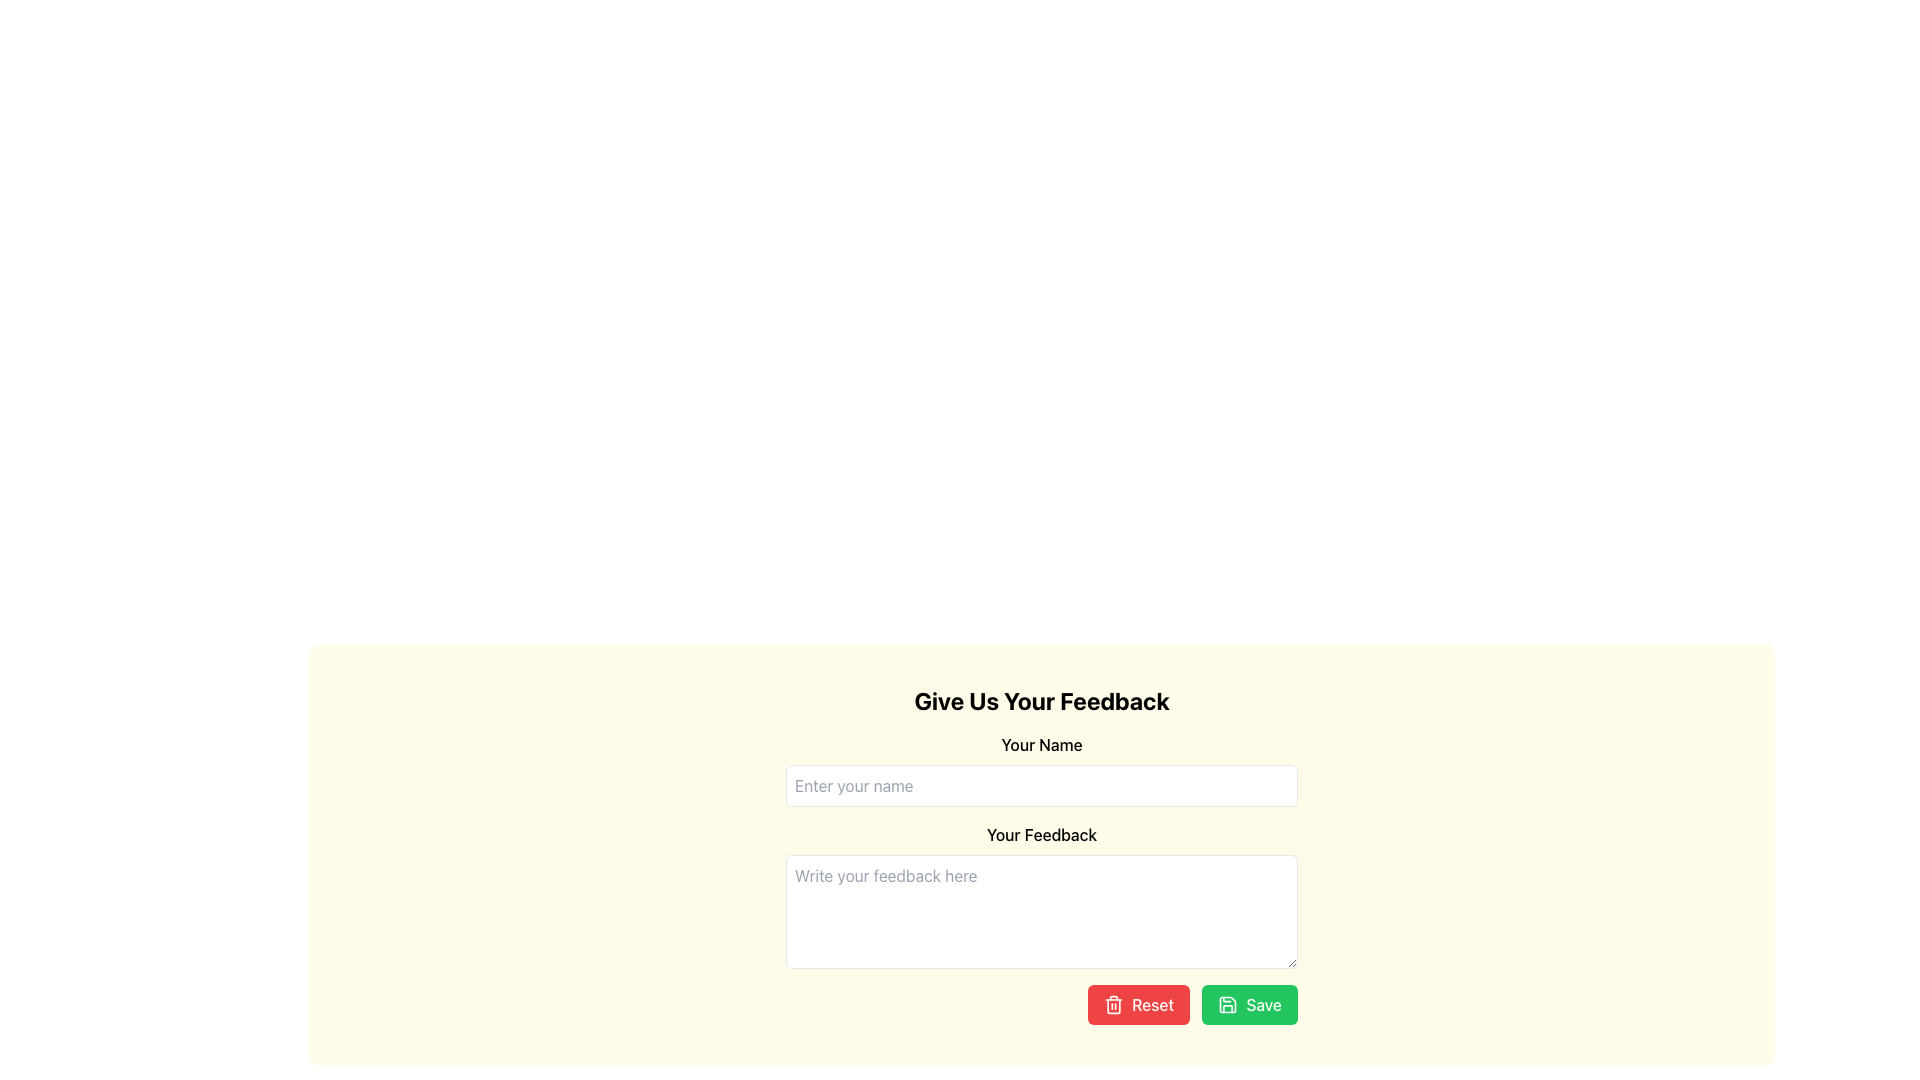  Describe the element at coordinates (1040, 744) in the screenshot. I see `the Text Label that instructs users to enter their name, located at the top of the feedback form interface, directly above the name input field` at that location.